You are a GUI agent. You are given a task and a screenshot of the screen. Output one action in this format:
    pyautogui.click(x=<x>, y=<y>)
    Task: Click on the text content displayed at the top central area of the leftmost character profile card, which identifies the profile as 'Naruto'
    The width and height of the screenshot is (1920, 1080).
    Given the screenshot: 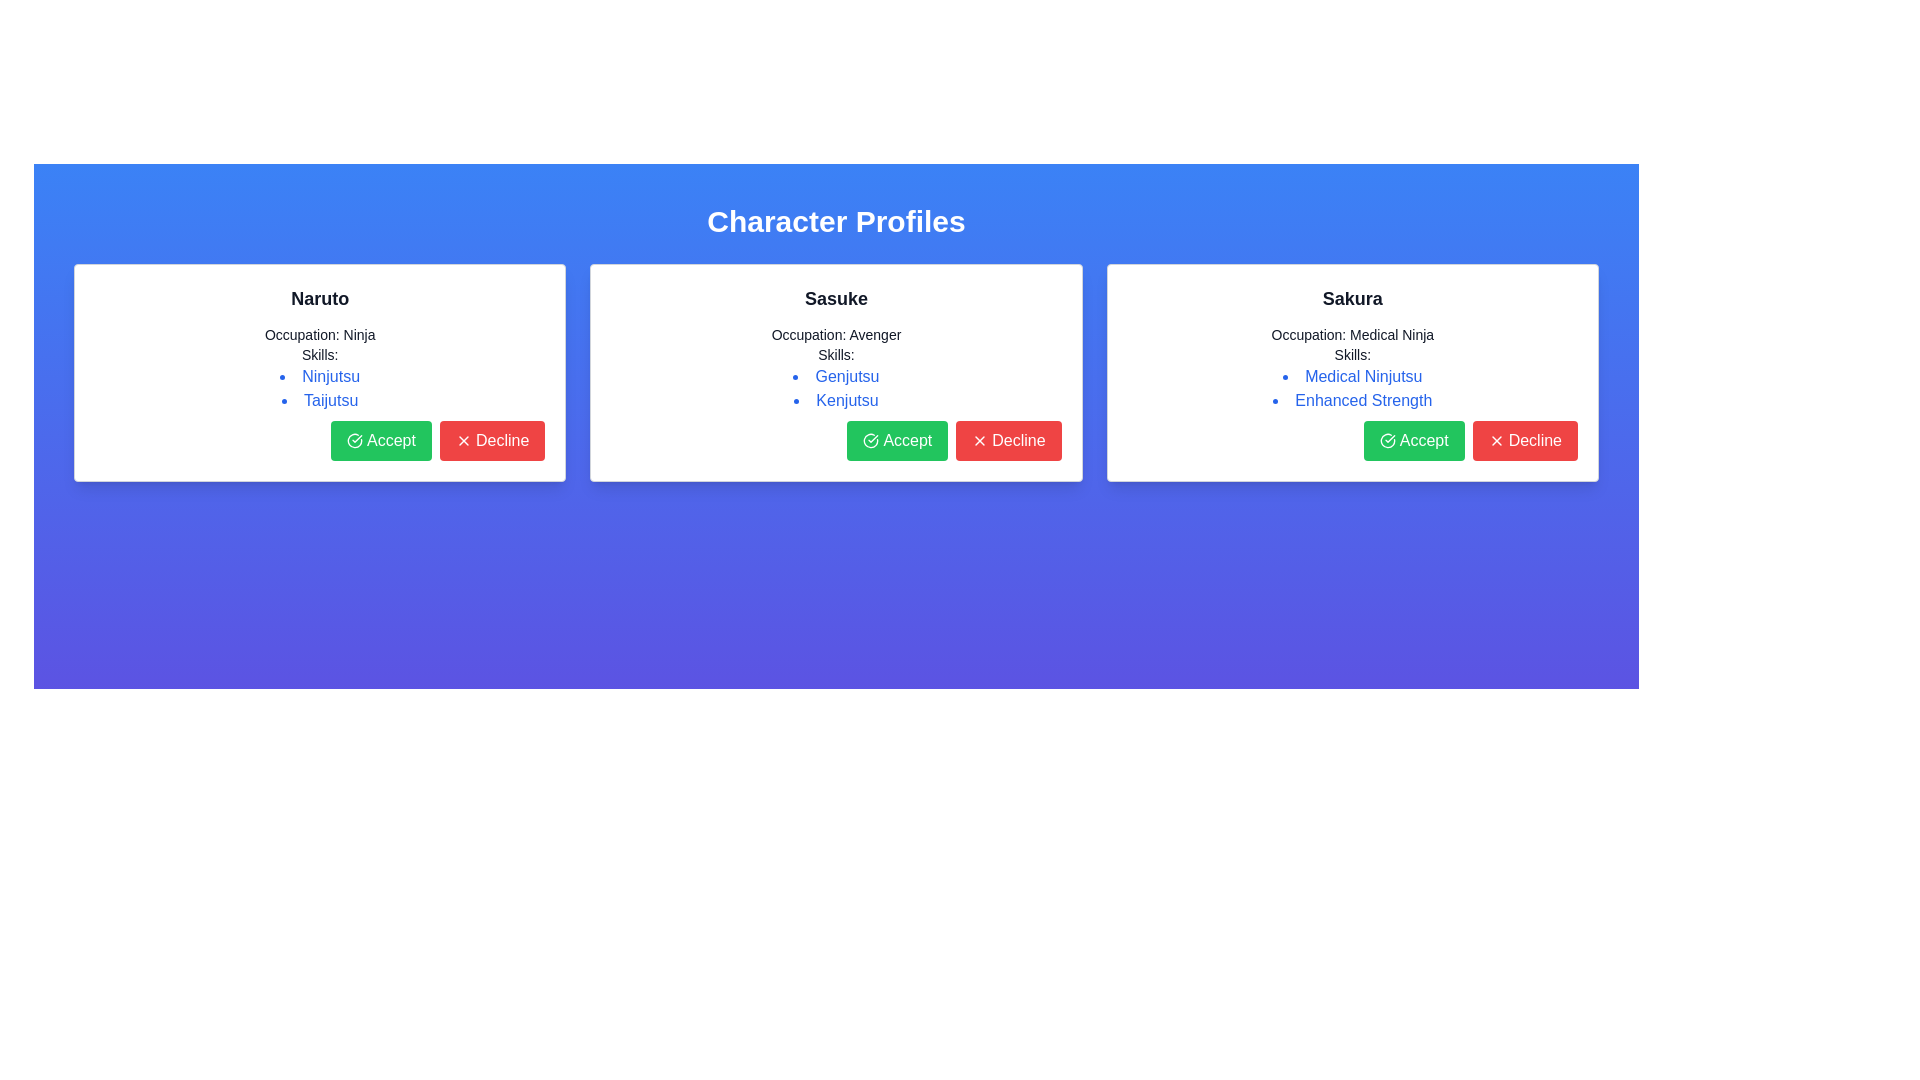 What is the action you would take?
    pyautogui.click(x=320, y=299)
    